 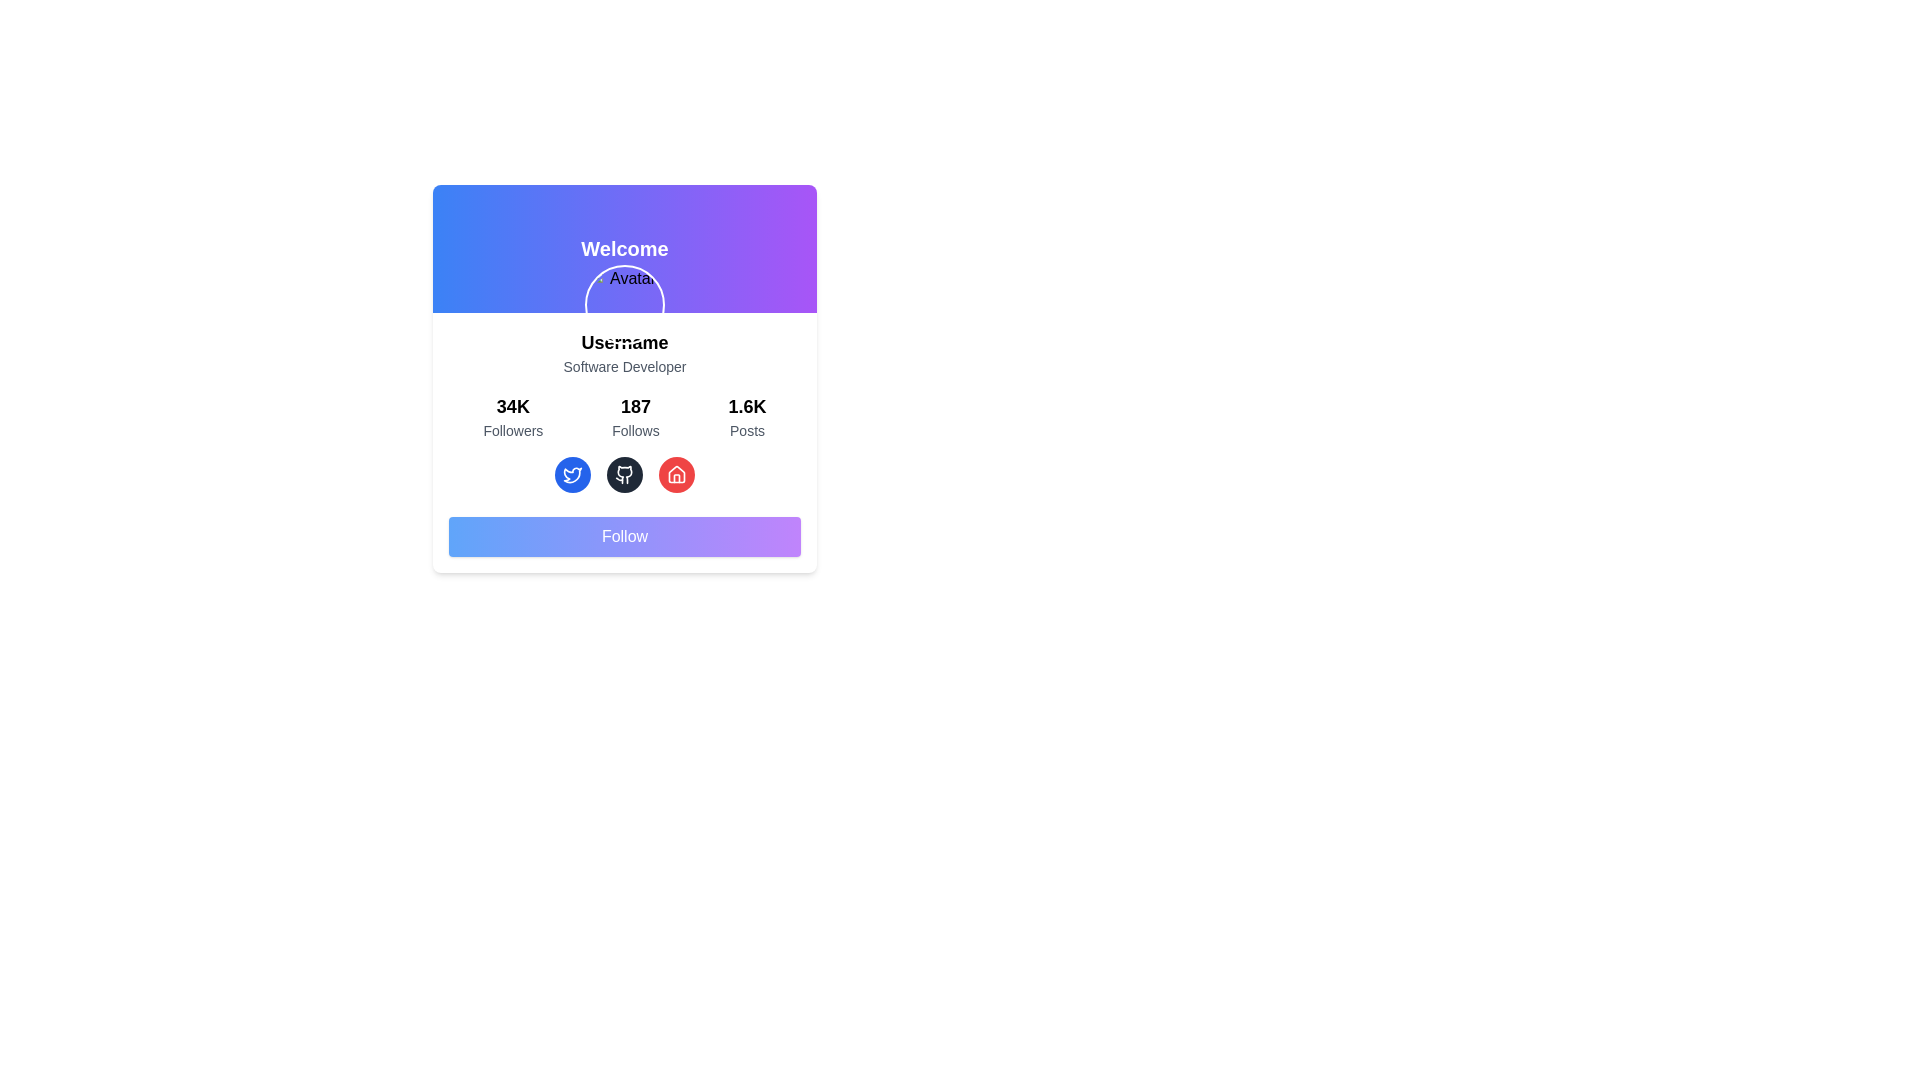 I want to click on the interactive button with an icon, which is the fourth element in the horizontal row of icons at the bottom center of the card layout, so click(x=676, y=474).